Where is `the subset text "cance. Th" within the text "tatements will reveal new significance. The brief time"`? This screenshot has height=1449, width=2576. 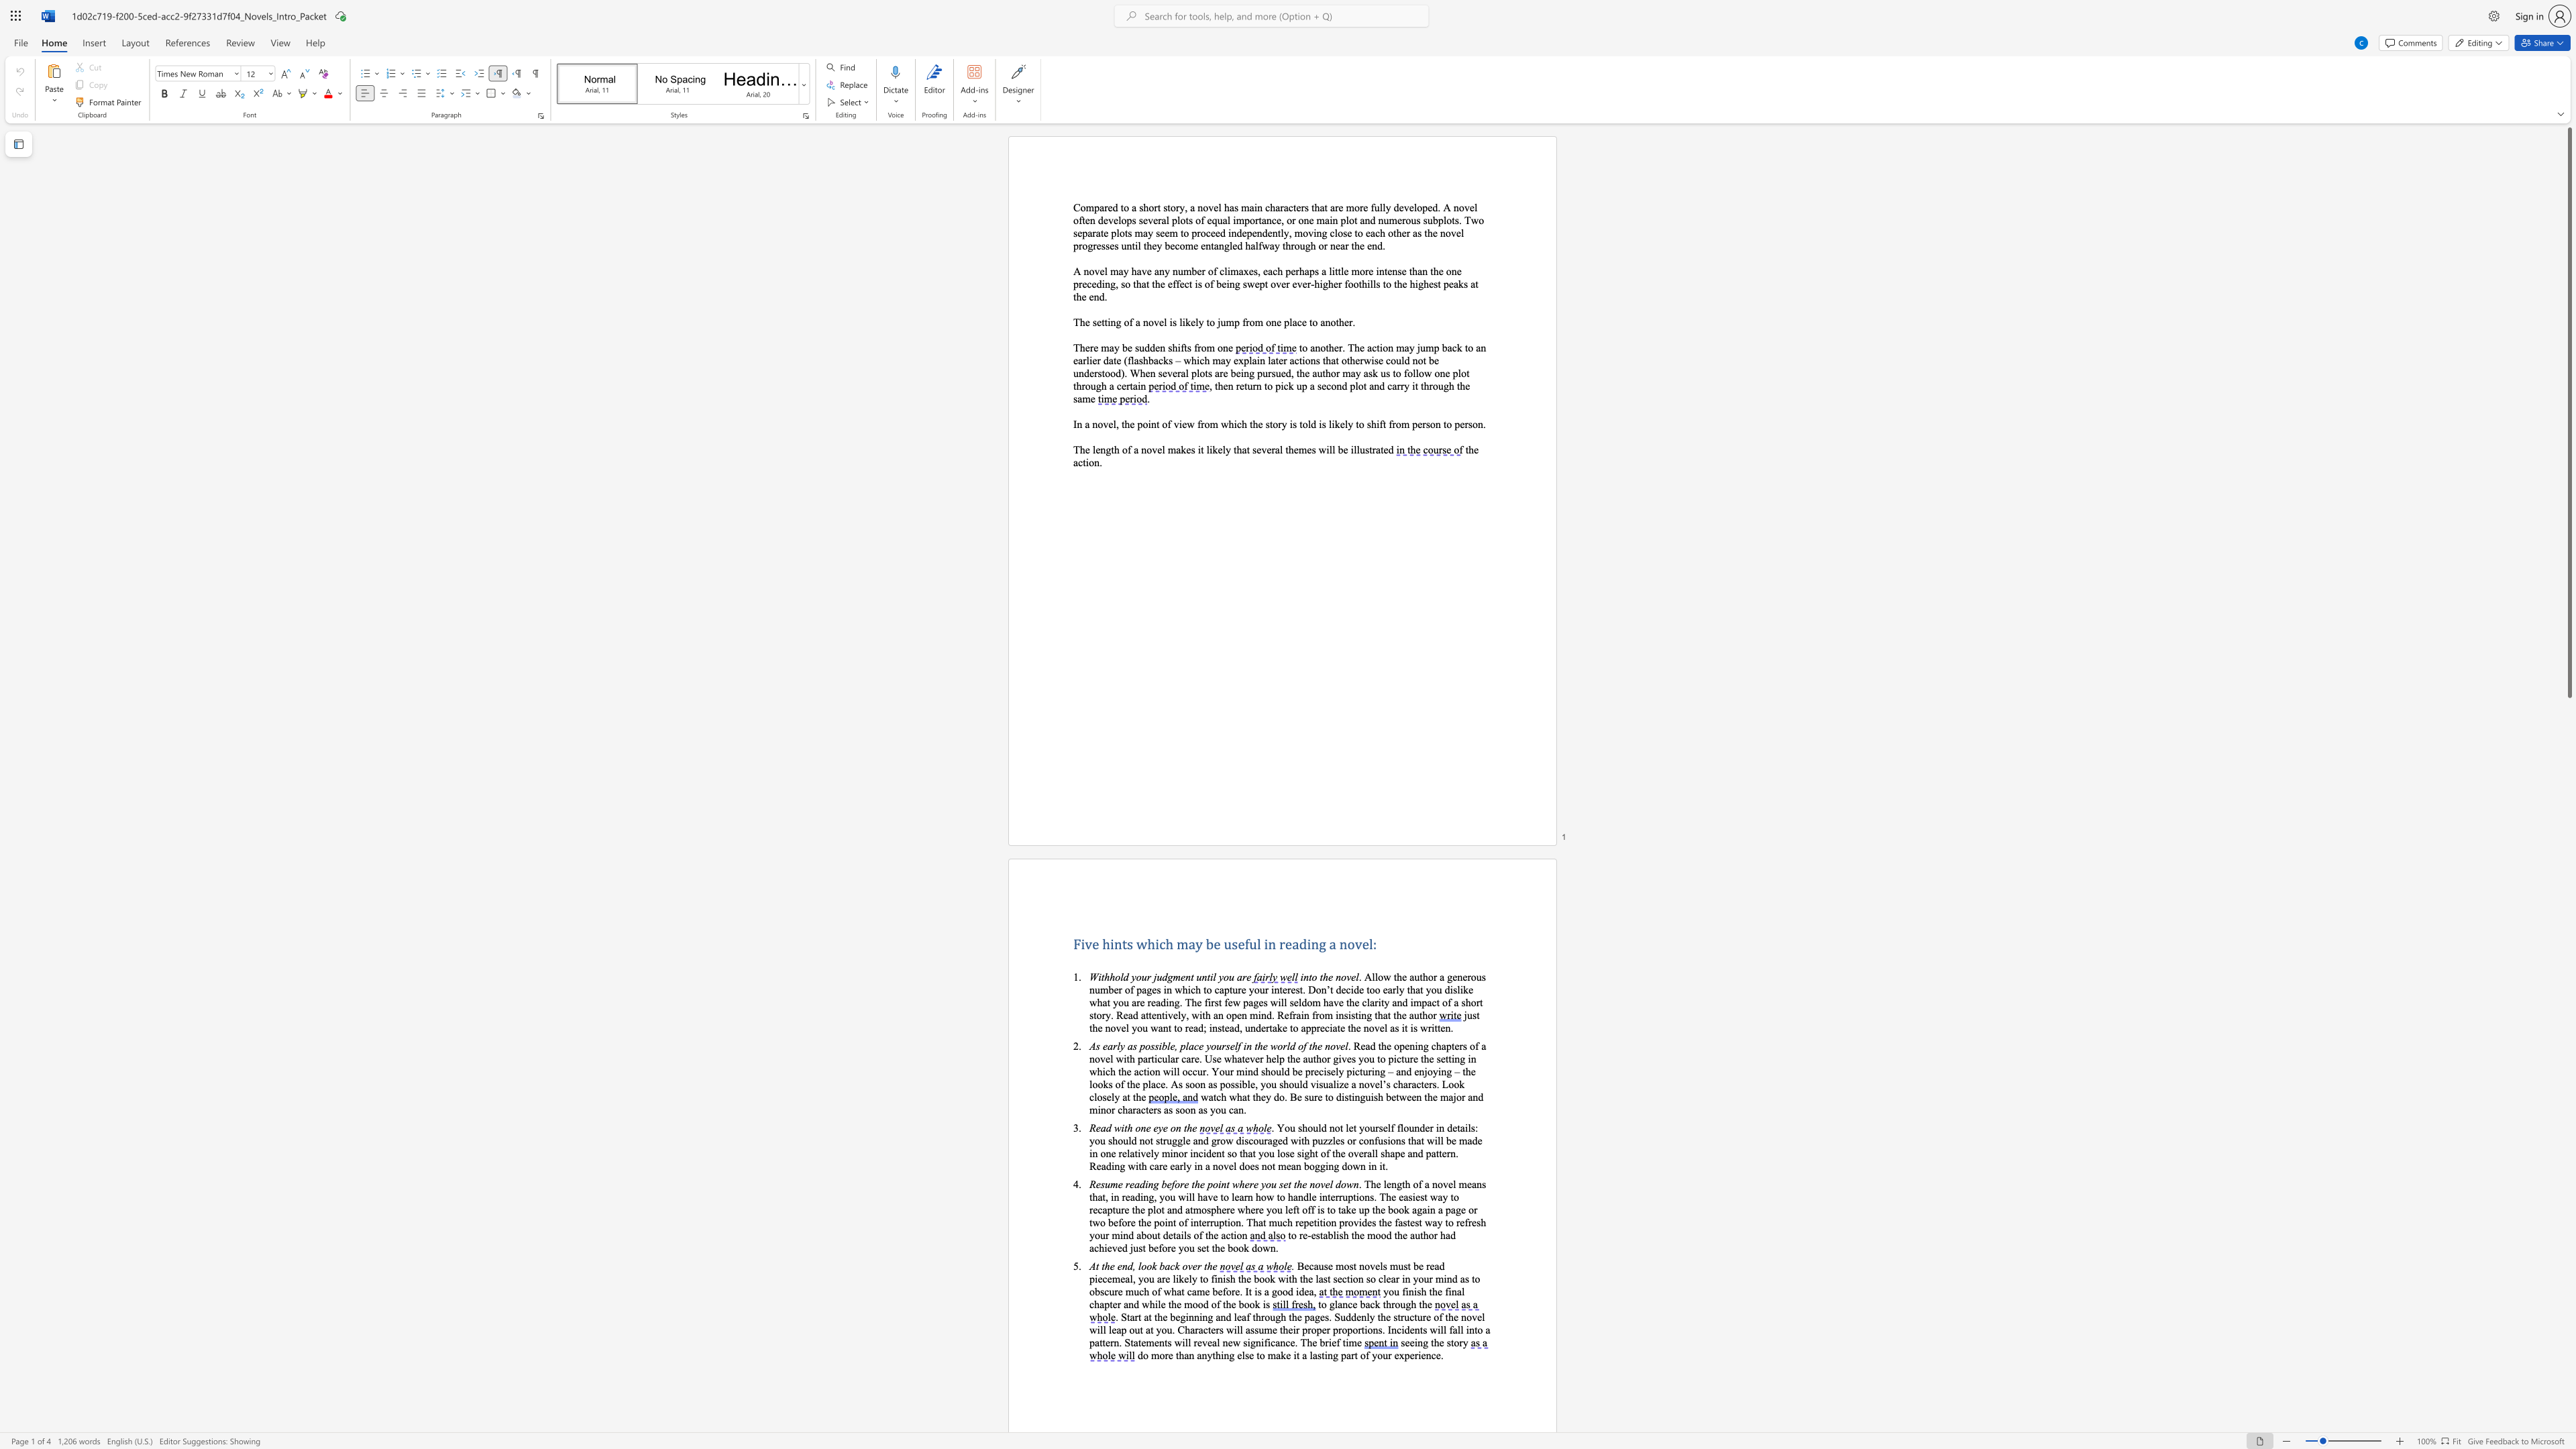
the subset text "cance. Th" within the text "tatements will reveal new significance. The brief time" is located at coordinates (1269, 1342).